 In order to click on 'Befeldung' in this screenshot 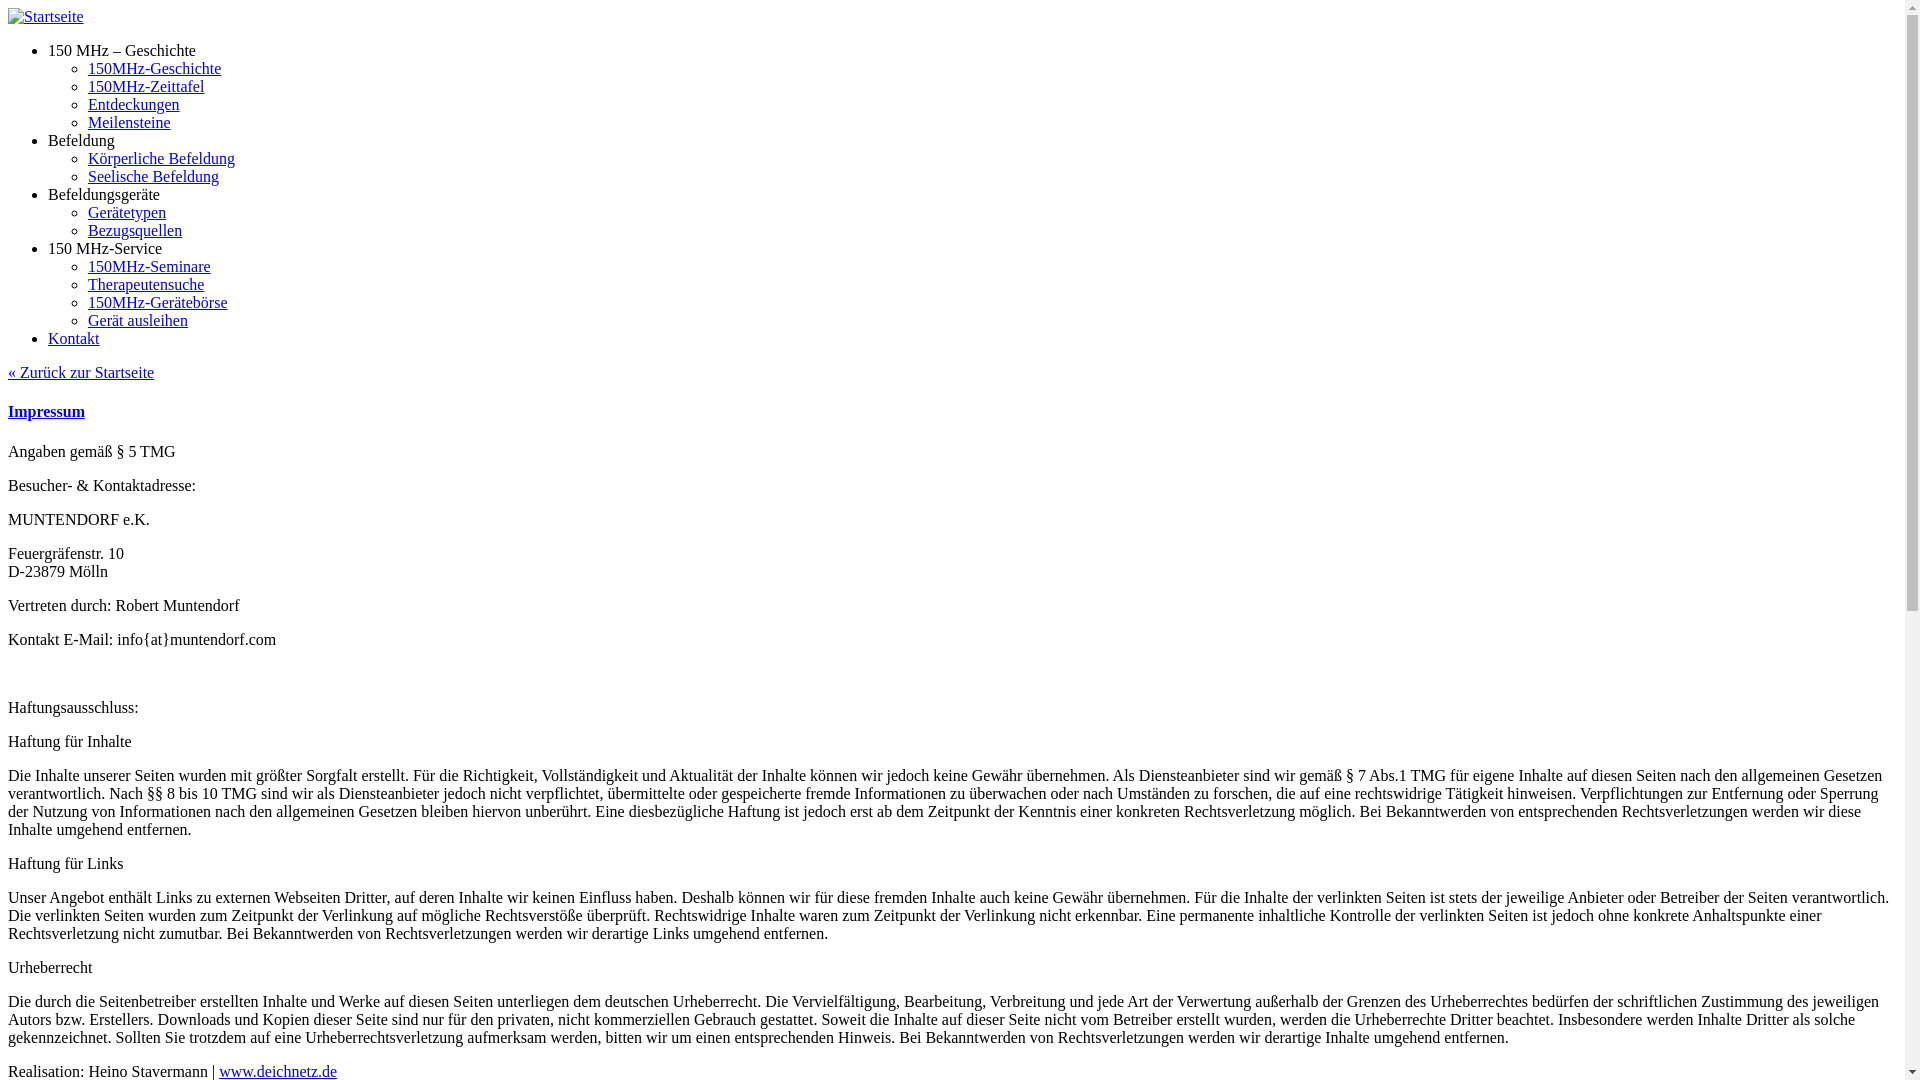, I will do `click(80, 139)`.